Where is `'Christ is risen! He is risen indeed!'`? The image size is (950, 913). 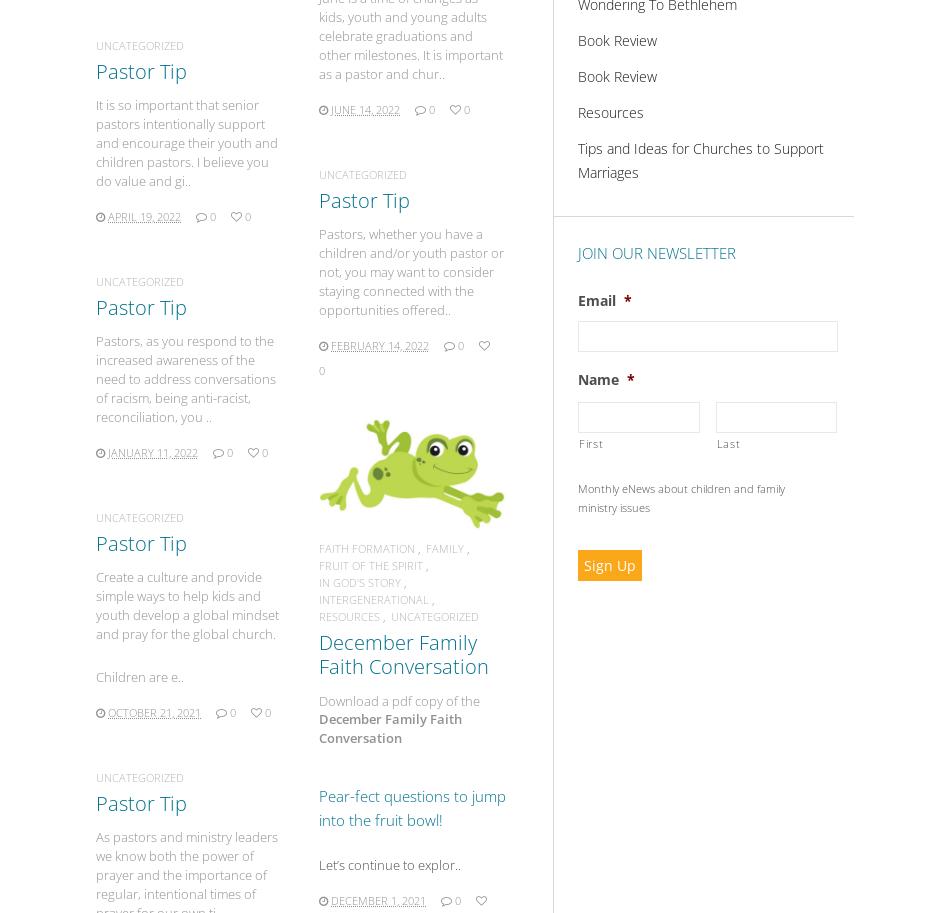 'Christ is risen! He is risen indeed!' is located at coordinates (401, 173).